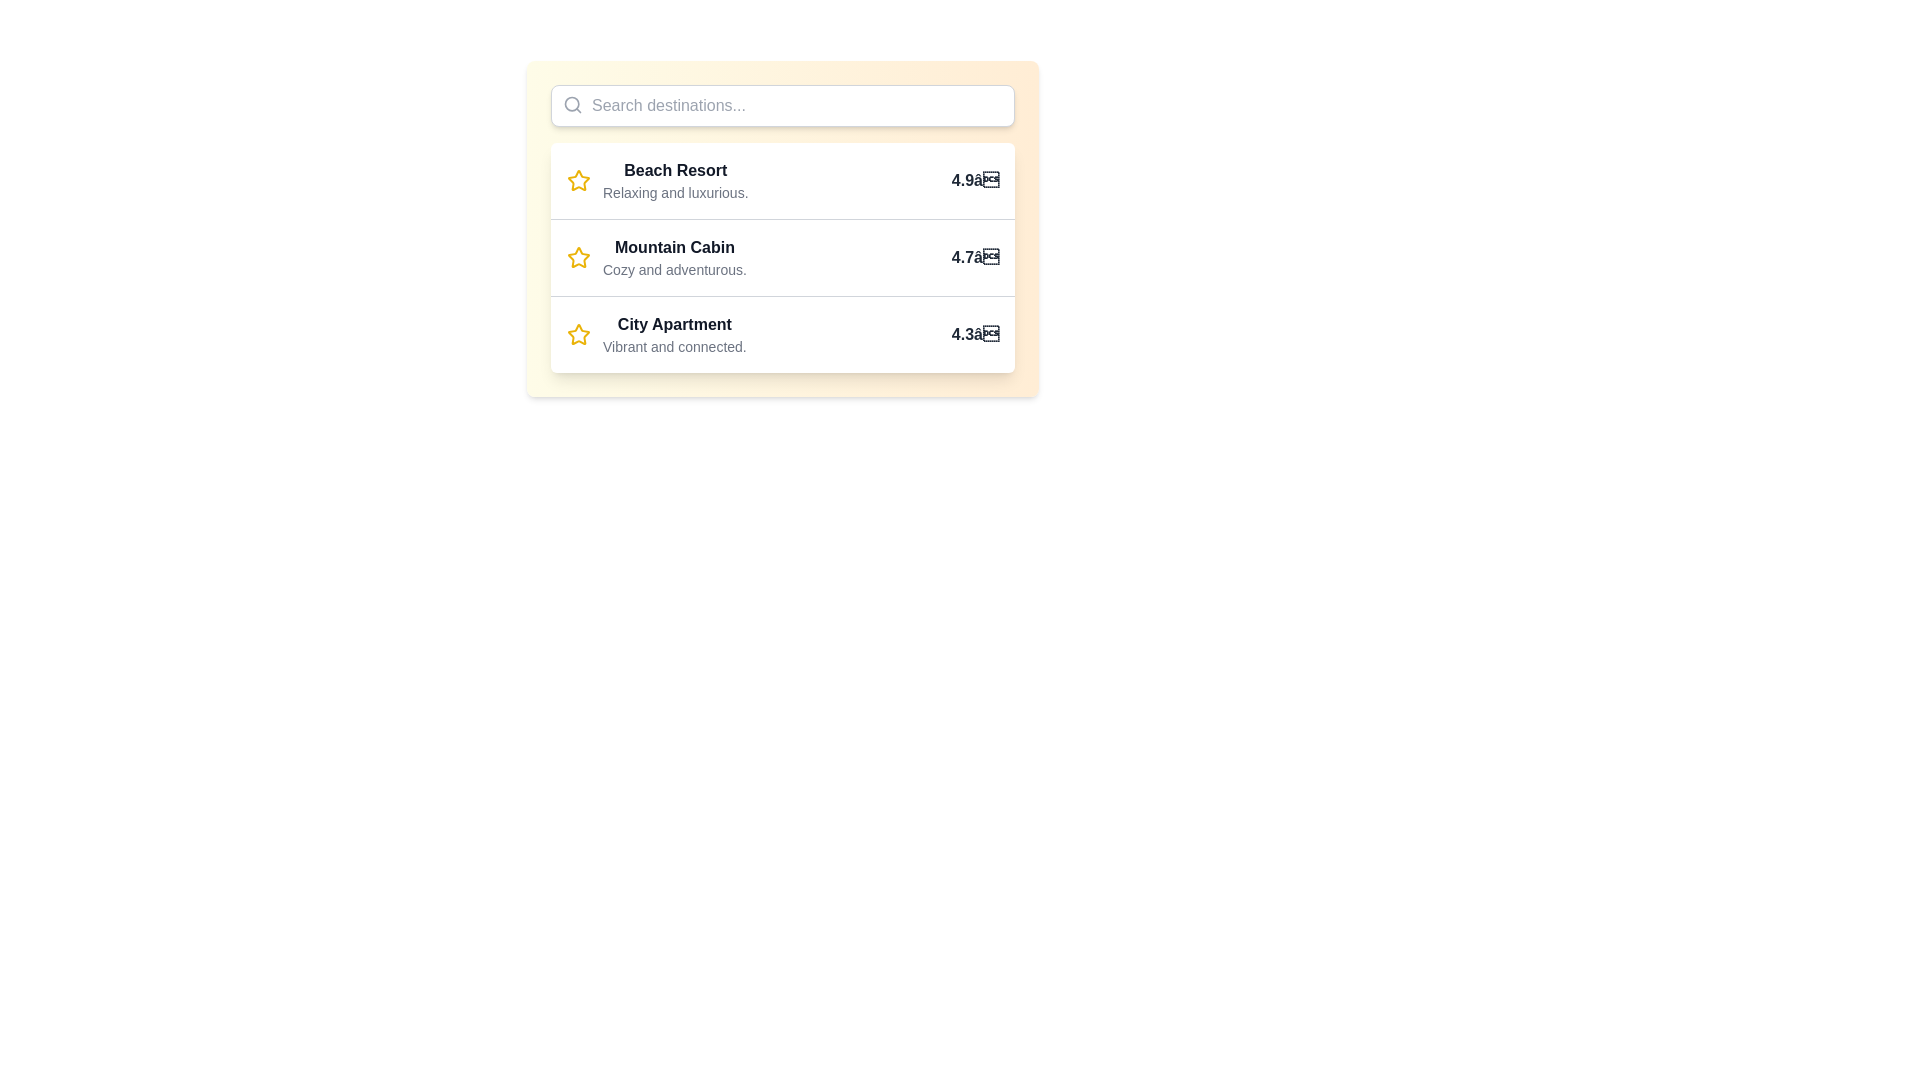 Image resolution: width=1920 pixels, height=1080 pixels. What do you see at coordinates (675, 257) in the screenshot?
I see `text block titled 'Mountain Cabin' which contains the description 'Cozy and adventurous.'` at bounding box center [675, 257].